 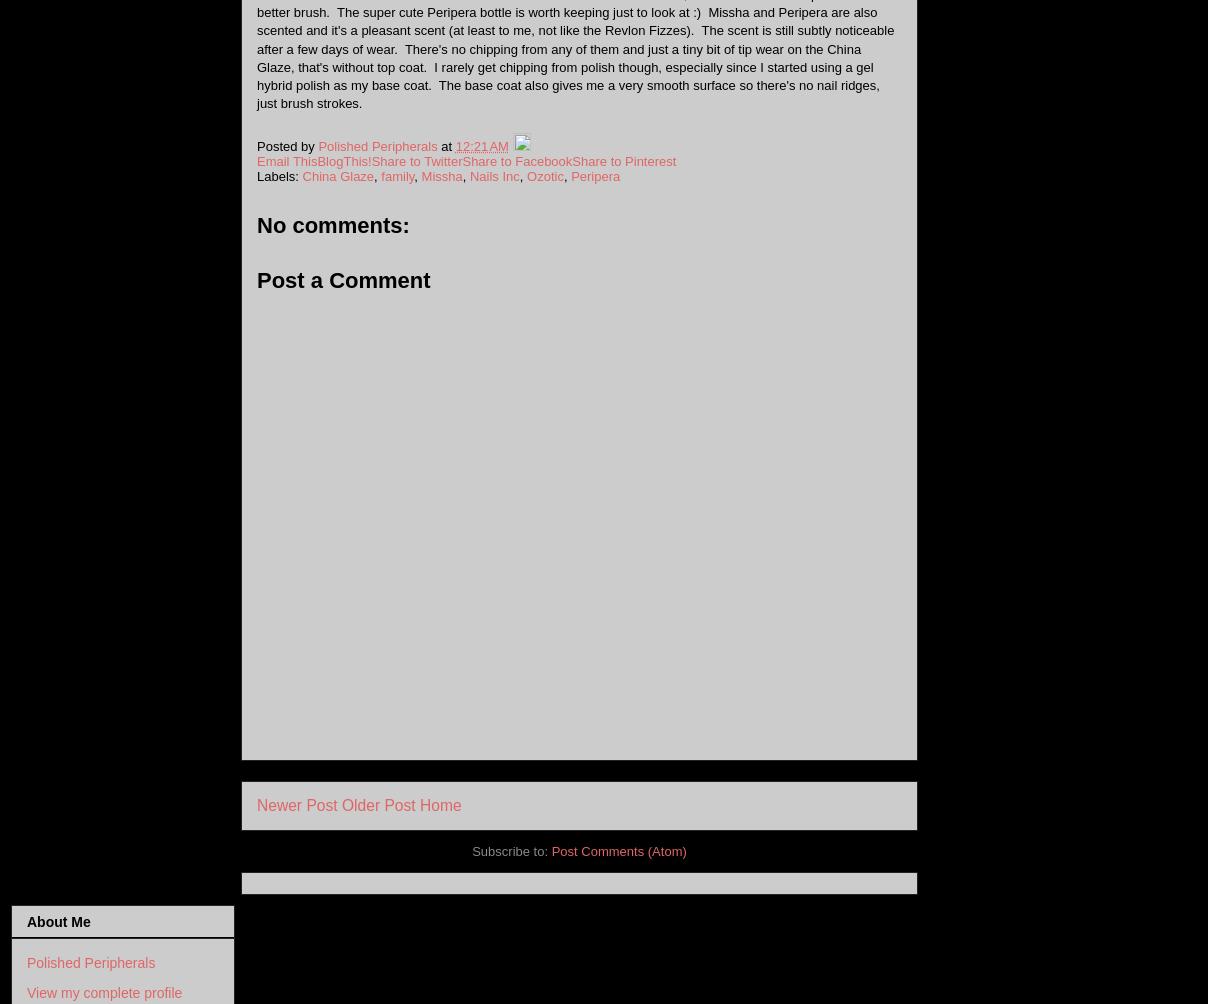 I want to click on 'Labels:', so click(x=279, y=174).